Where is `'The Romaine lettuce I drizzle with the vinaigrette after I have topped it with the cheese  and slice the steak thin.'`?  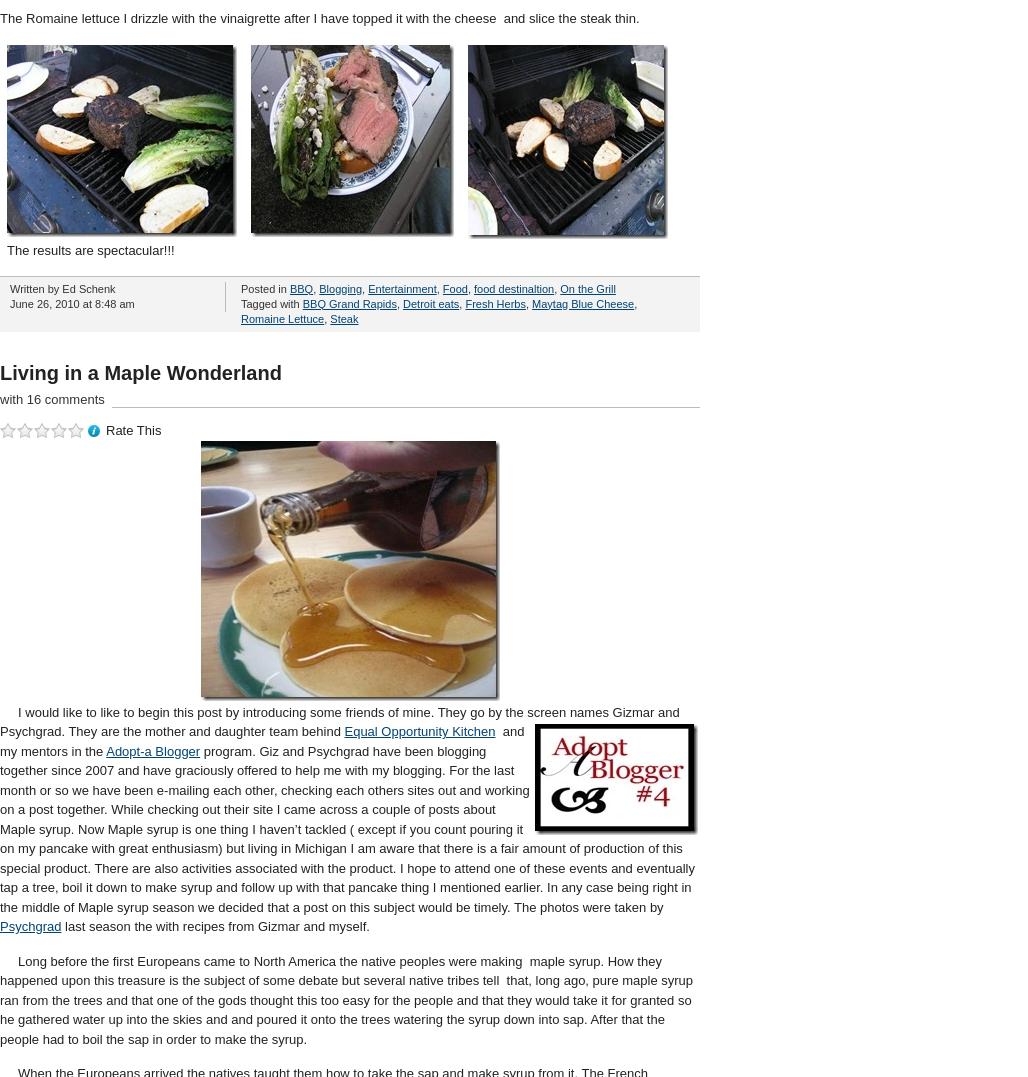 'The Romaine lettuce I drizzle with the vinaigrette after I have topped it with the cheese  and slice the steak thin.' is located at coordinates (0, 16).